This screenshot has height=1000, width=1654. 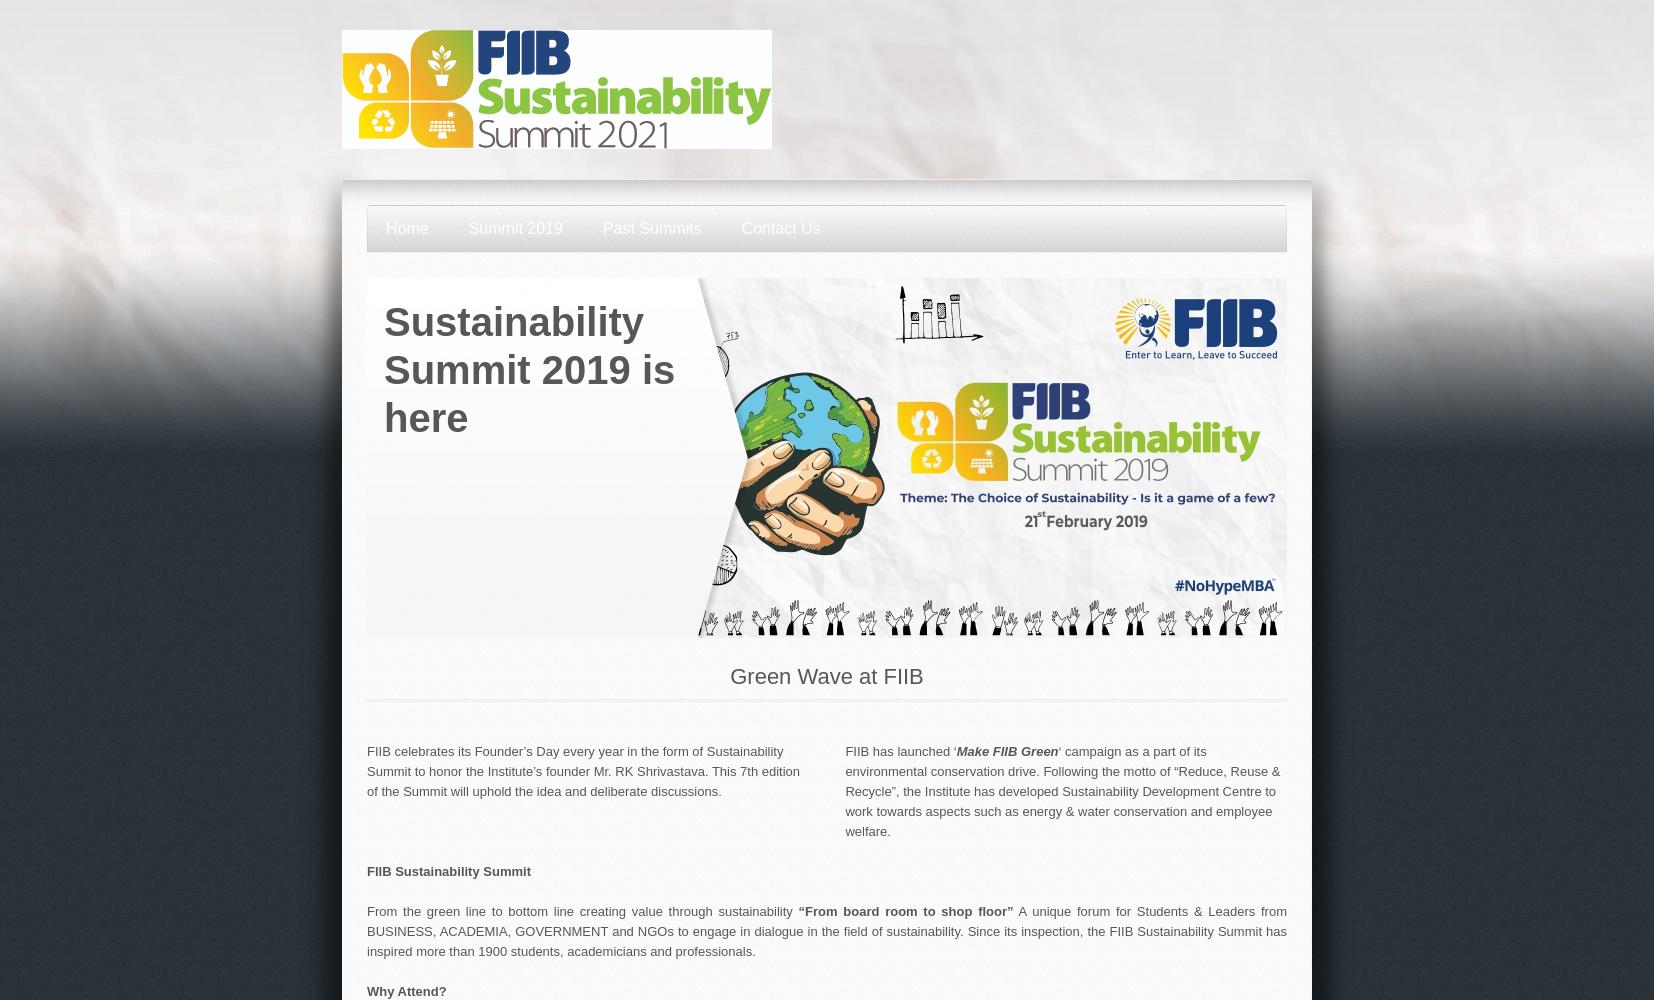 What do you see at coordinates (826, 676) in the screenshot?
I see `'Green Wave at FIIB'` at bounding box center [826, 676].